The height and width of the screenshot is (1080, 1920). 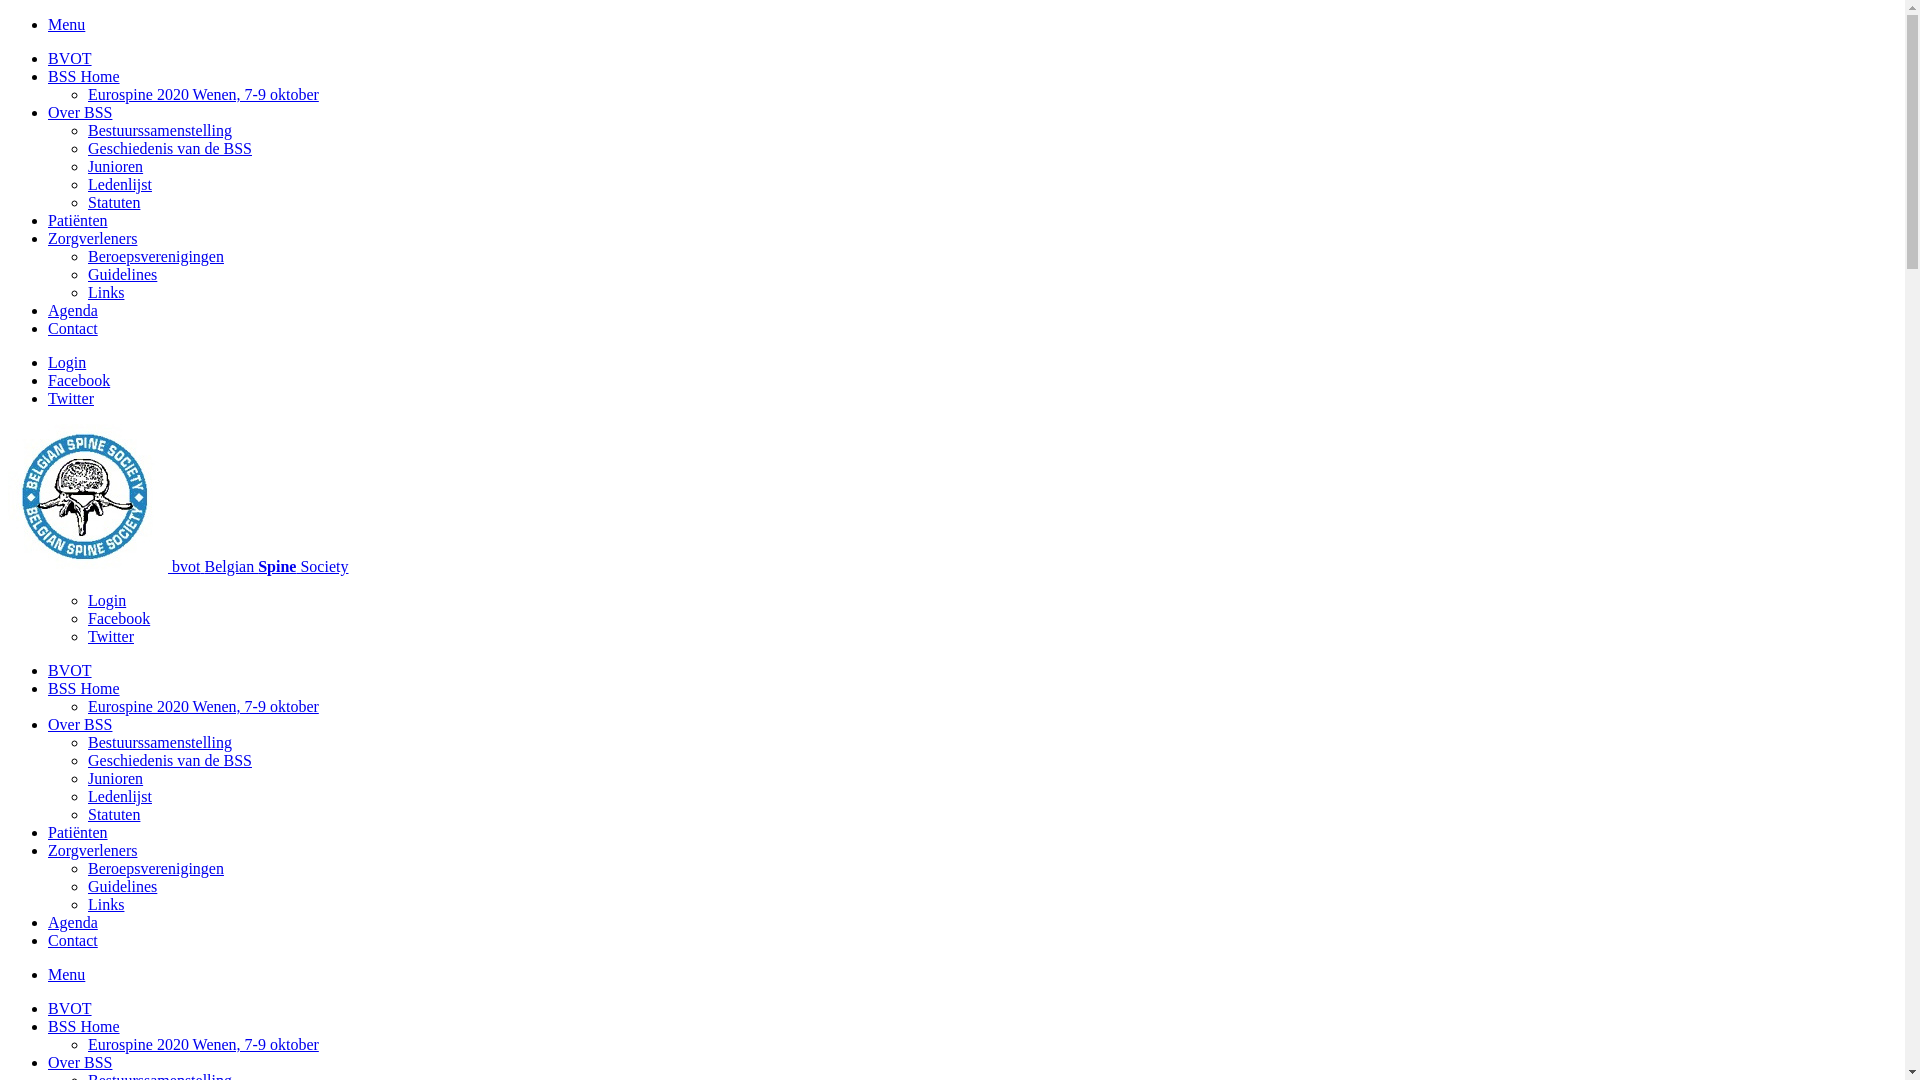 I want to click on 'Bestuurssamenstelling', so click(x=158, y=742).